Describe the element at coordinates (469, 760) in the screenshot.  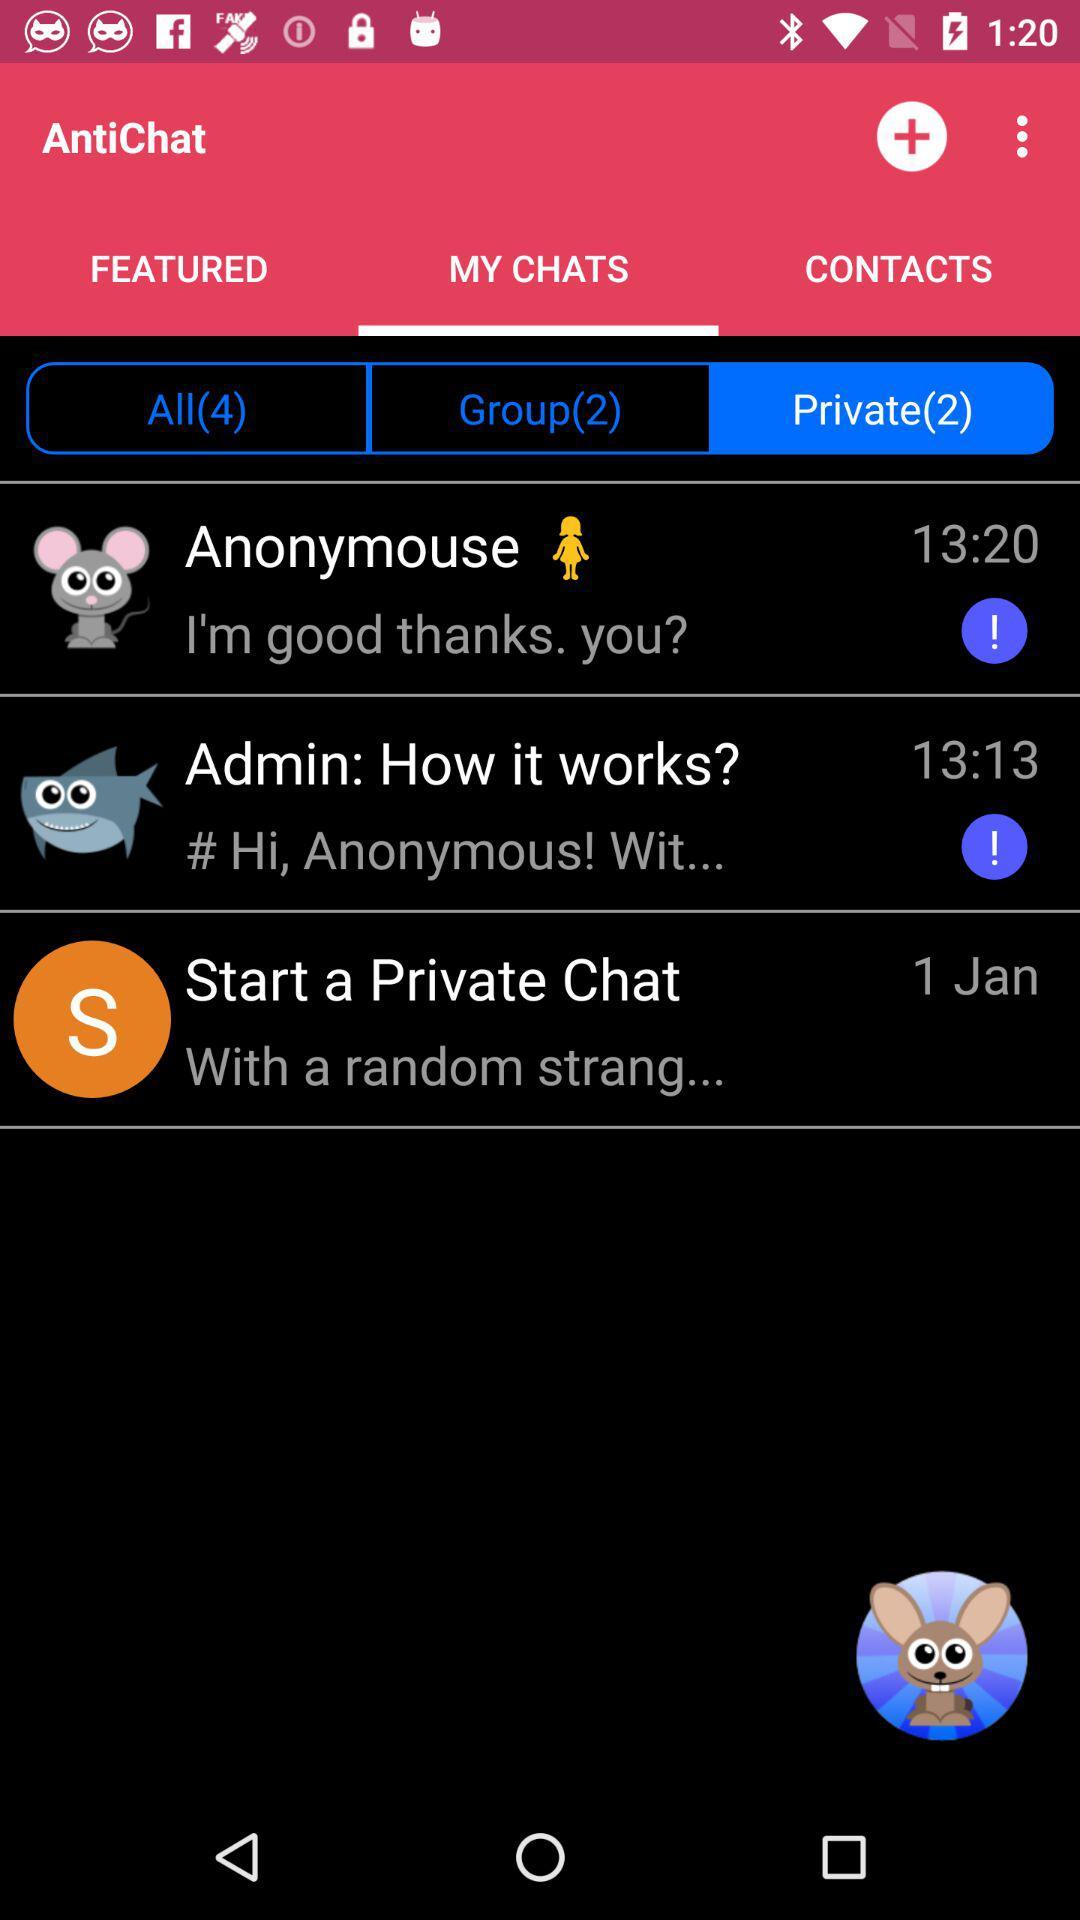
I see `admin how it` at that location.